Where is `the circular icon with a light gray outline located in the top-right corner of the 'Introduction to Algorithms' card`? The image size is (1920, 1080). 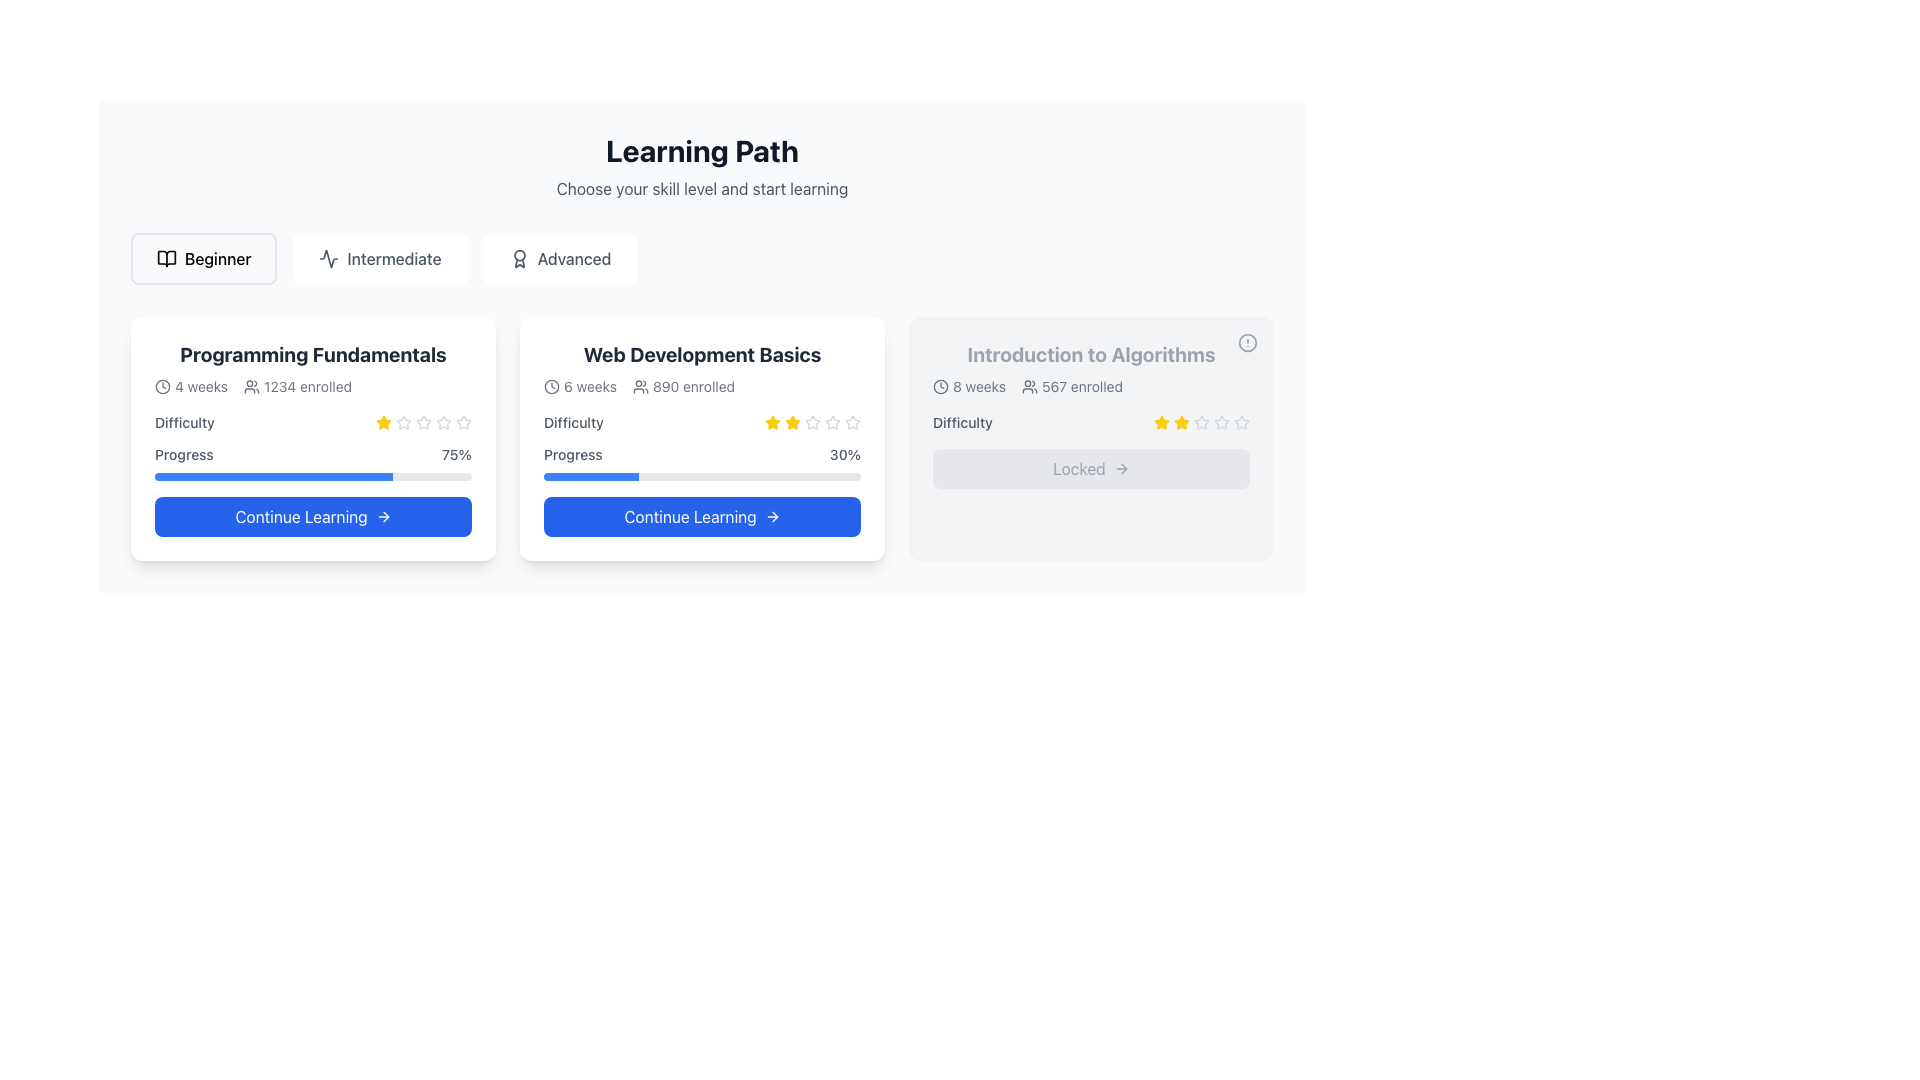
the circular icon with a light gray outline located in the top-right corner of the 'Introduction to Algorithms' card is located at coordinates (1247, 342).